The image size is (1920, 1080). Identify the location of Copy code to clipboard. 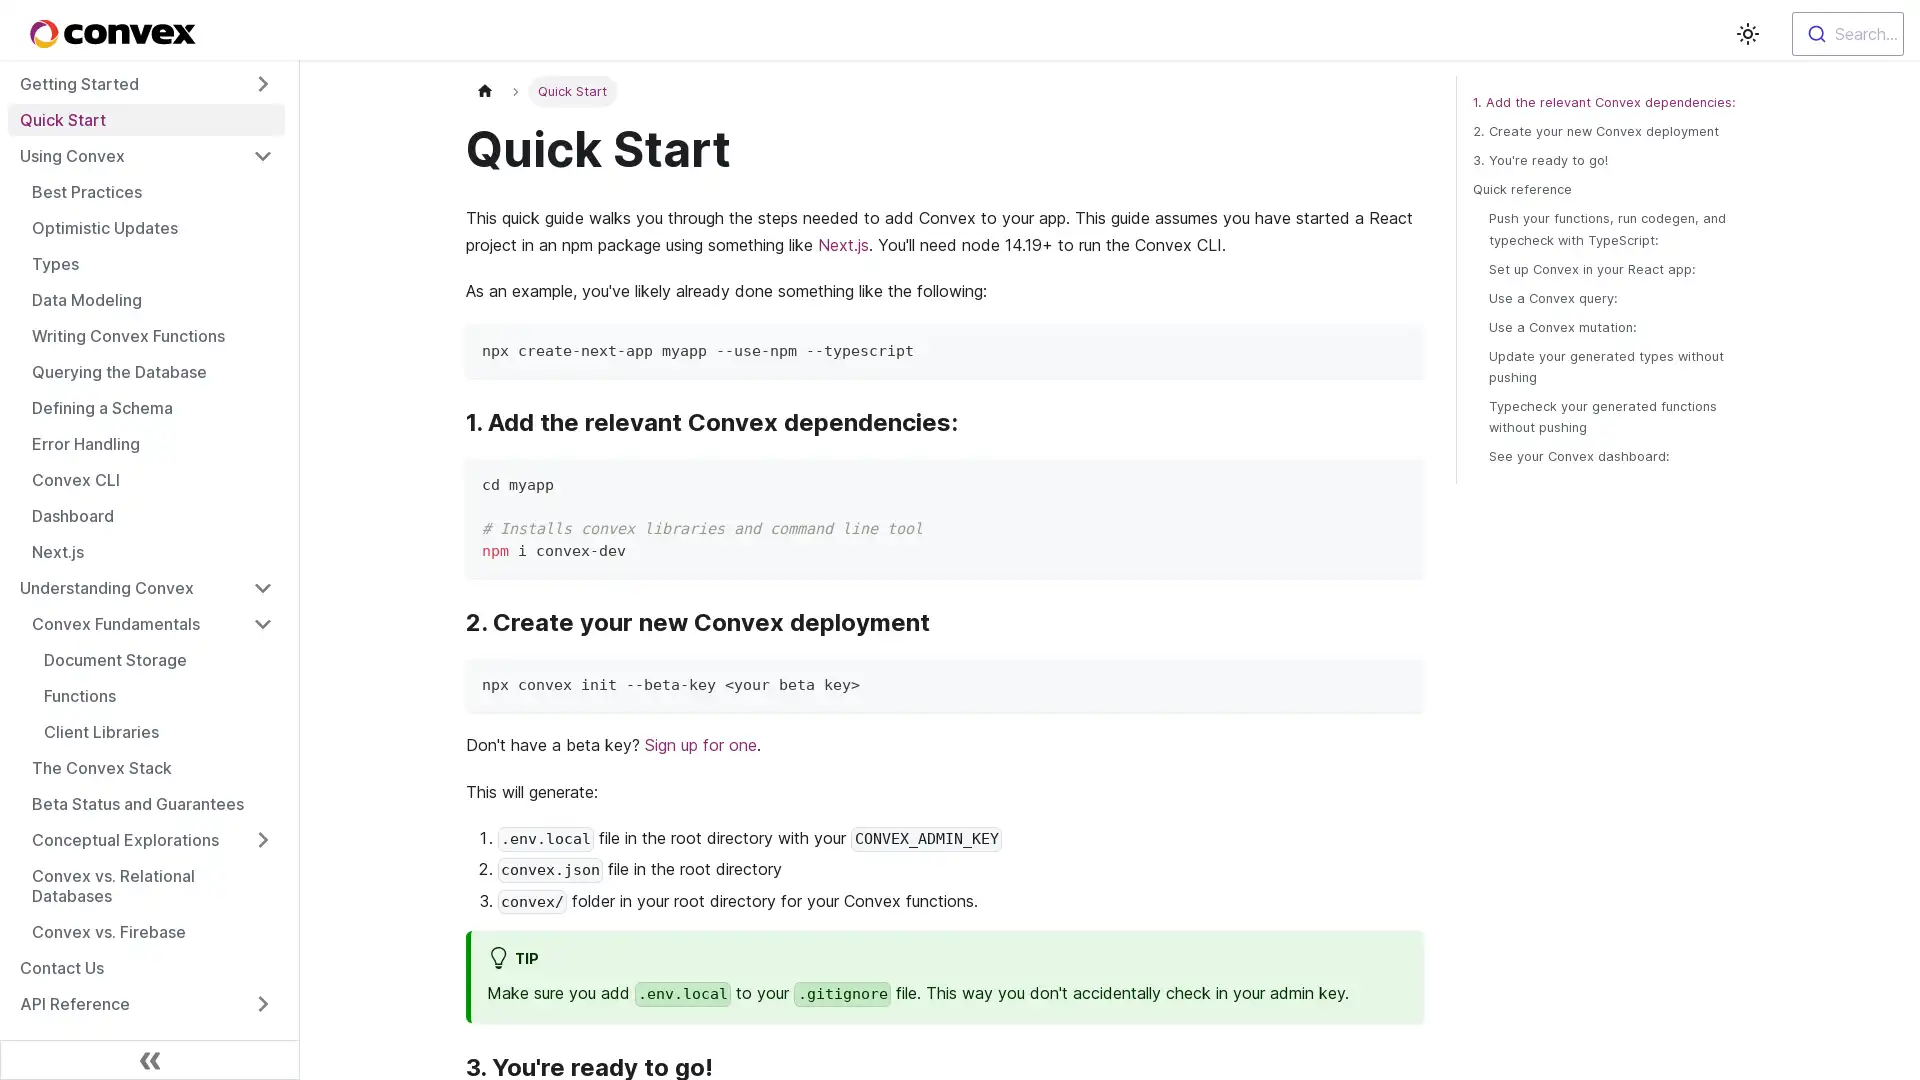
(1398, 681).